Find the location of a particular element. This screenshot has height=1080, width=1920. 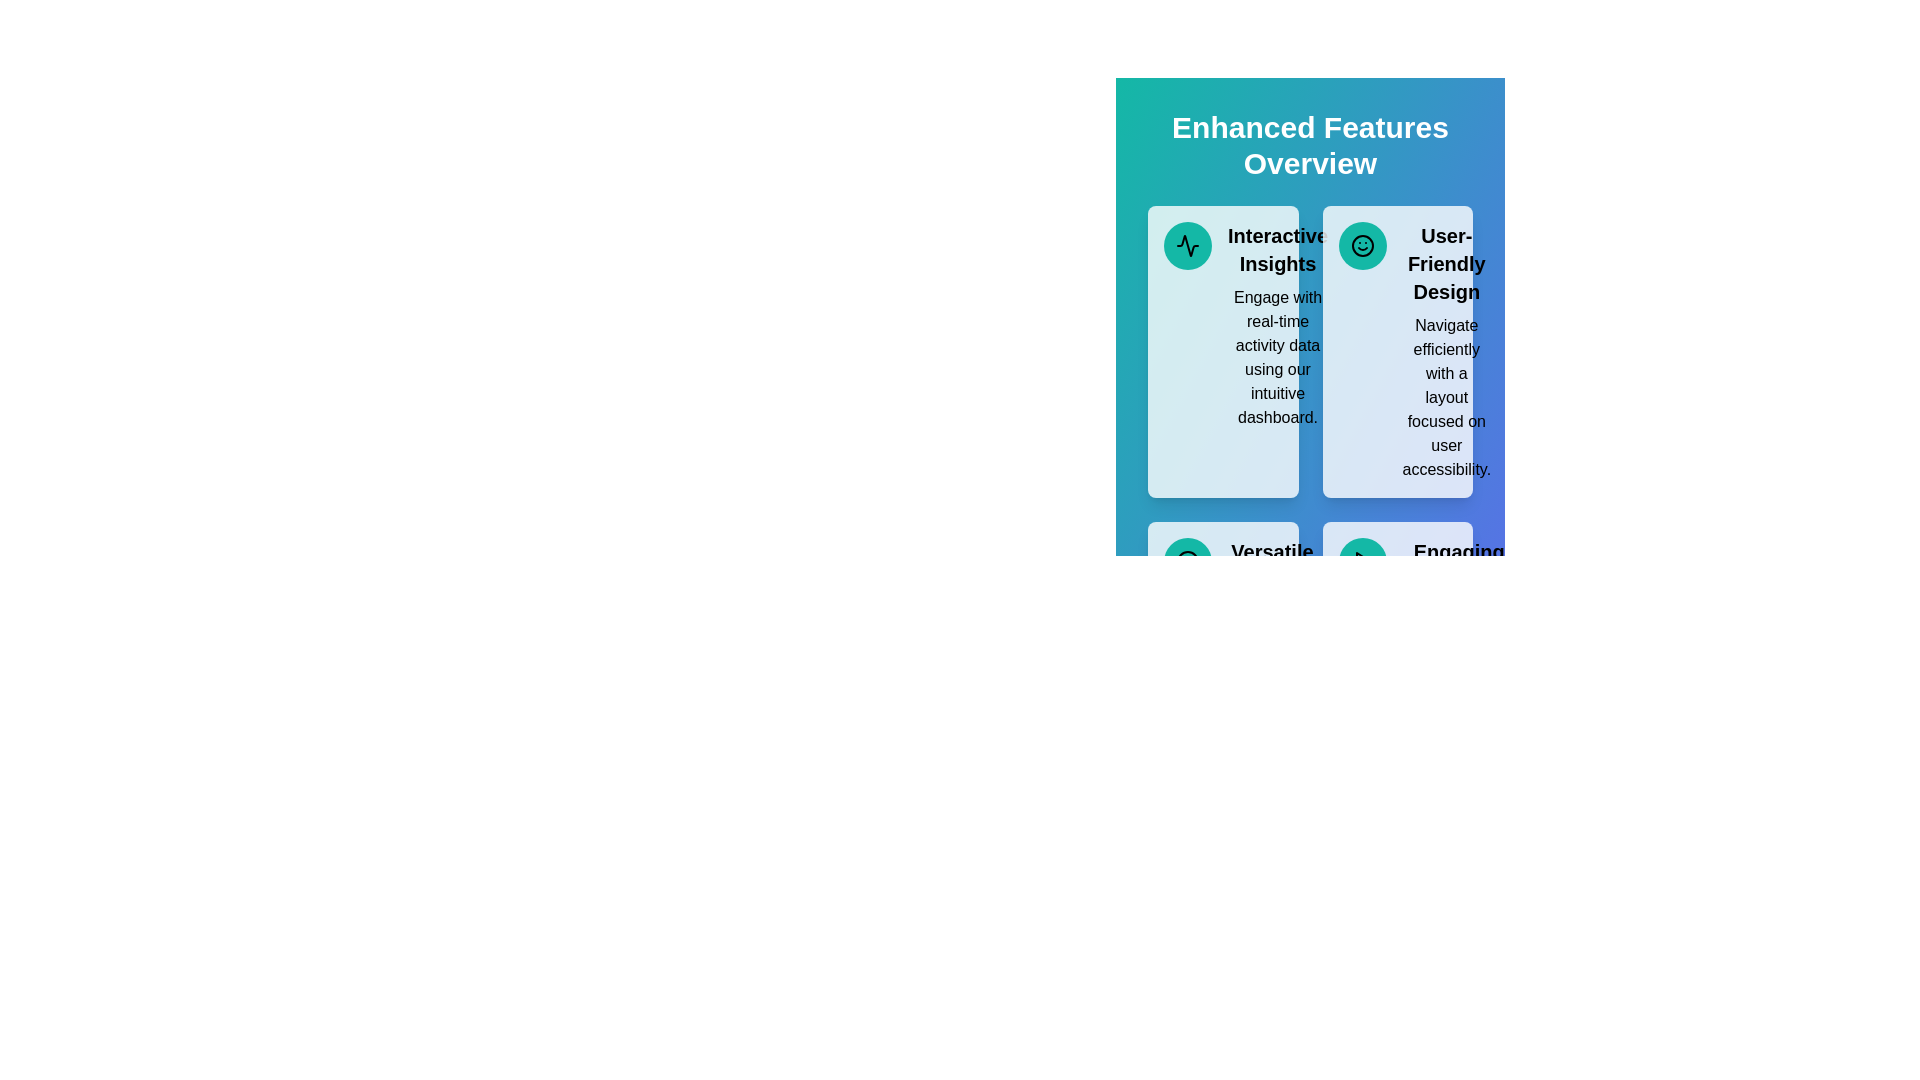

the 'User-Friendly Design' icon located at the top-left corner of the 'User-Friendly Design' section within the 'Enhanced Features Overview' grid layout is located at coordinates (1361, 245).